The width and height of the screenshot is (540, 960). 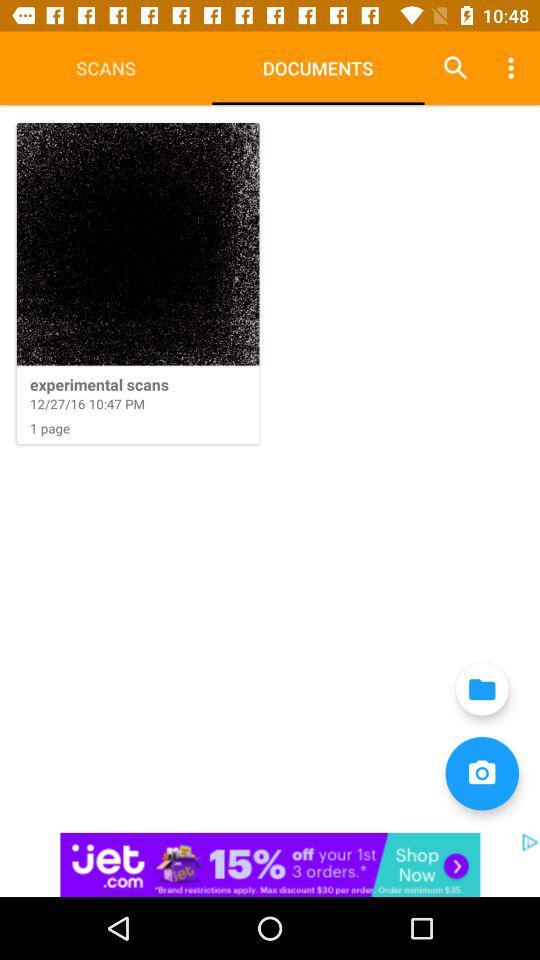 I want to click on the folder icon, so click(x=481, y=689).